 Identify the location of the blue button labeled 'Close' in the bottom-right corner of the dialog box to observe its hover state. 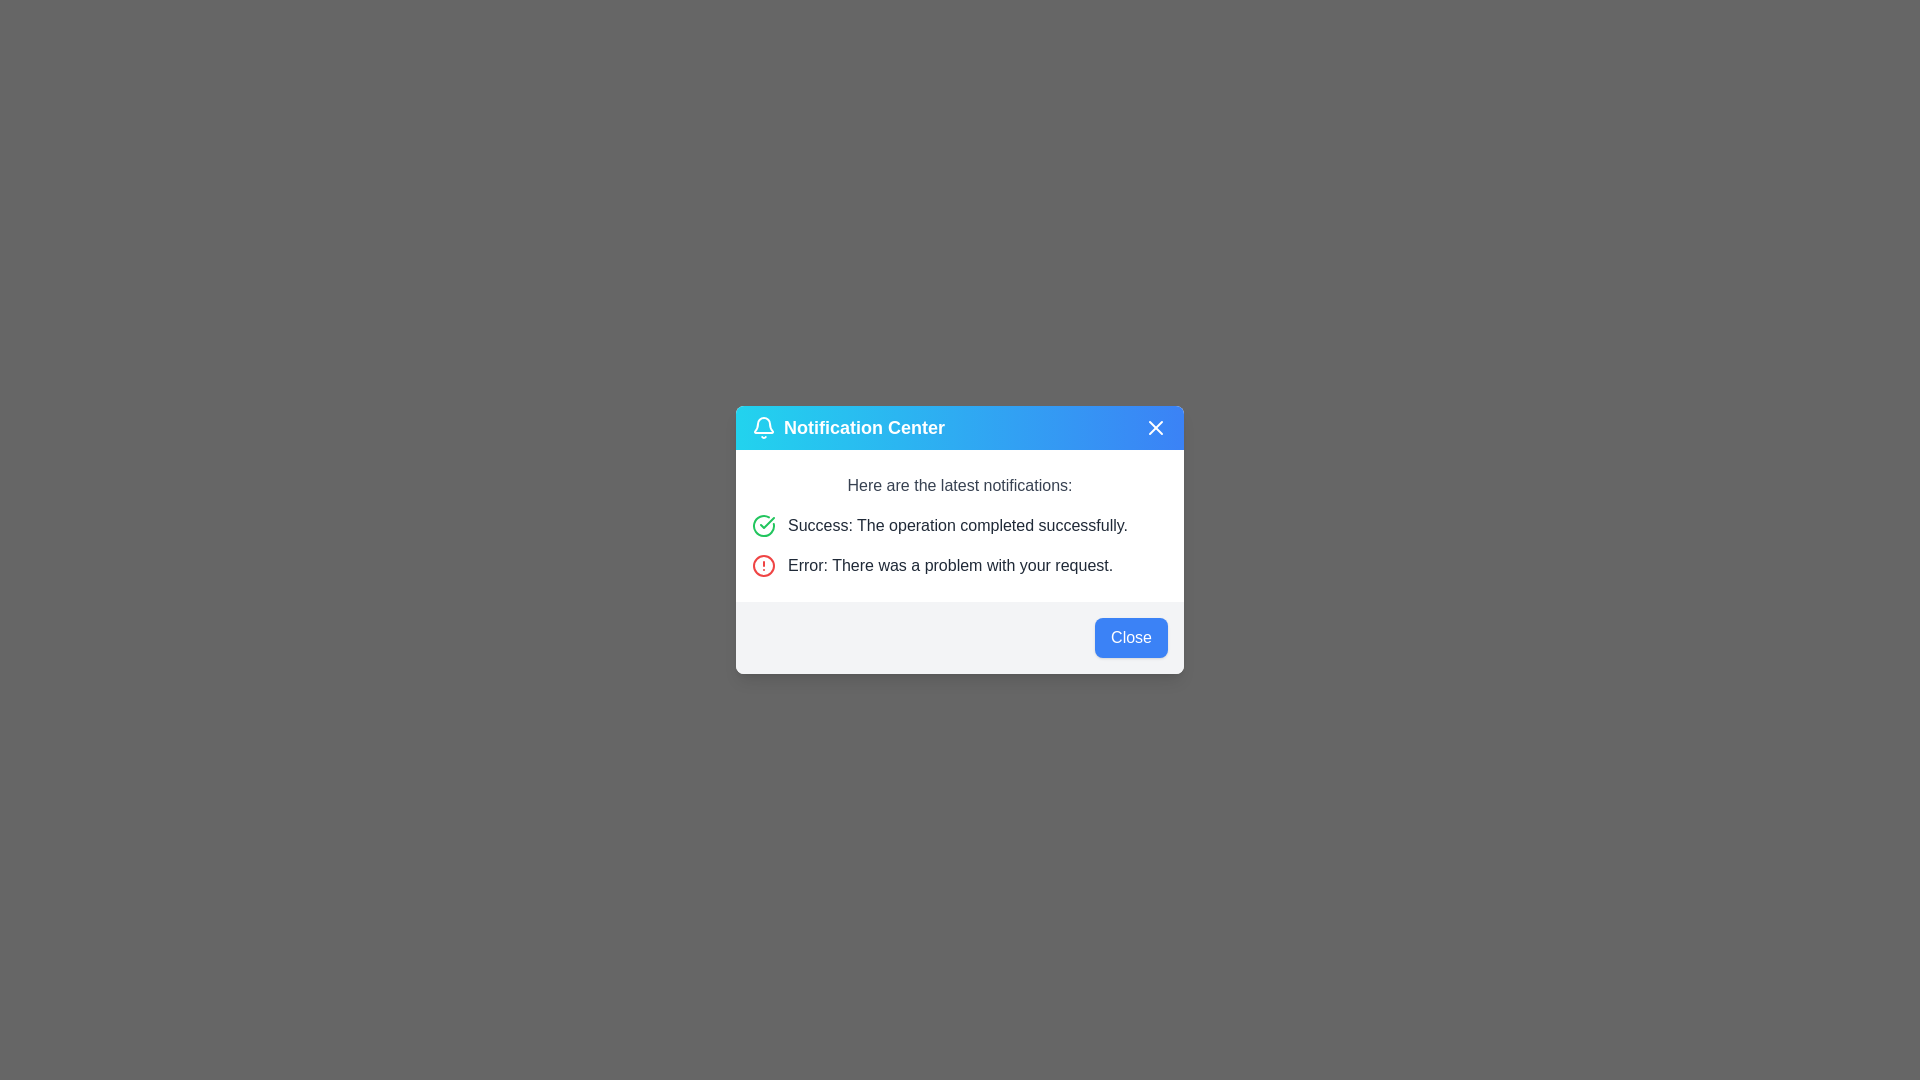
(1131, 637).